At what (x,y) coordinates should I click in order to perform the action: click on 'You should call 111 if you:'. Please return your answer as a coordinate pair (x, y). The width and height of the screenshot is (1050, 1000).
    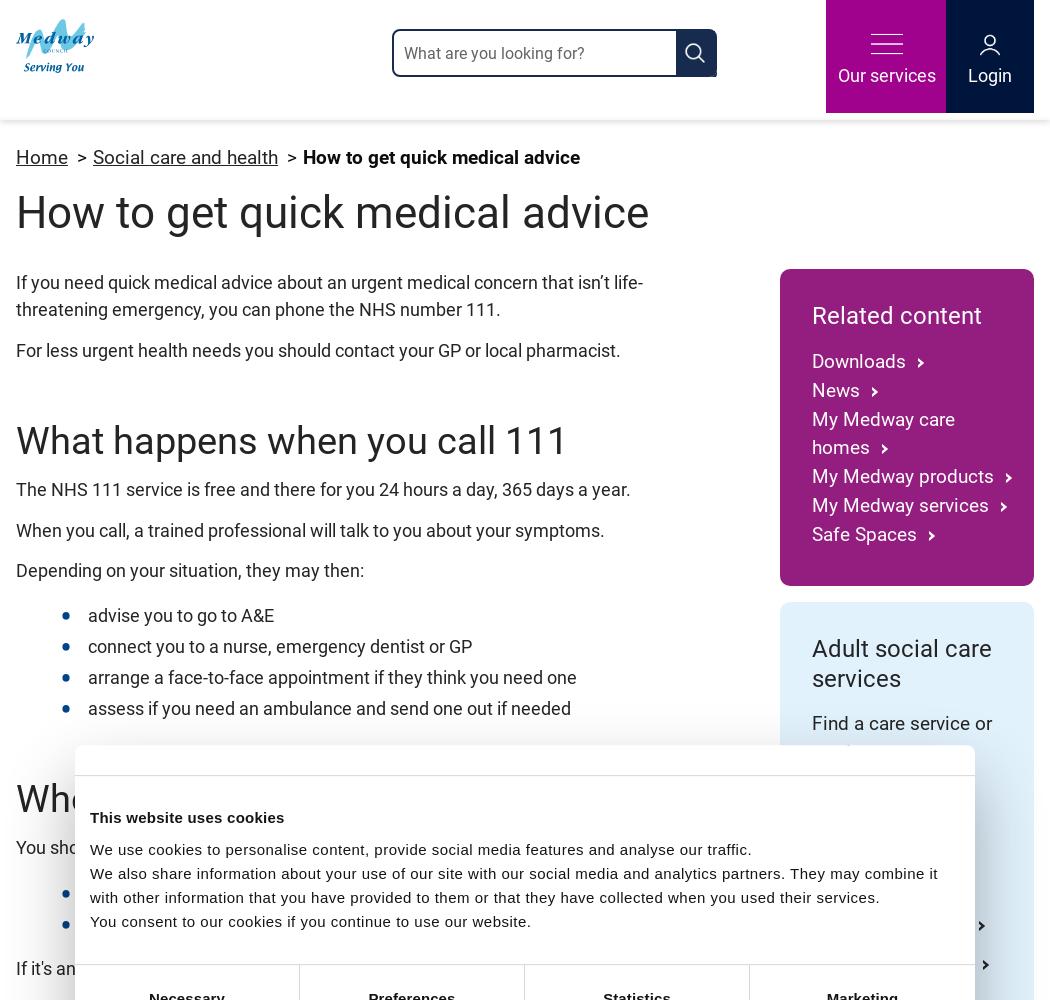
    Looking at the image, I should click on (116, 846).